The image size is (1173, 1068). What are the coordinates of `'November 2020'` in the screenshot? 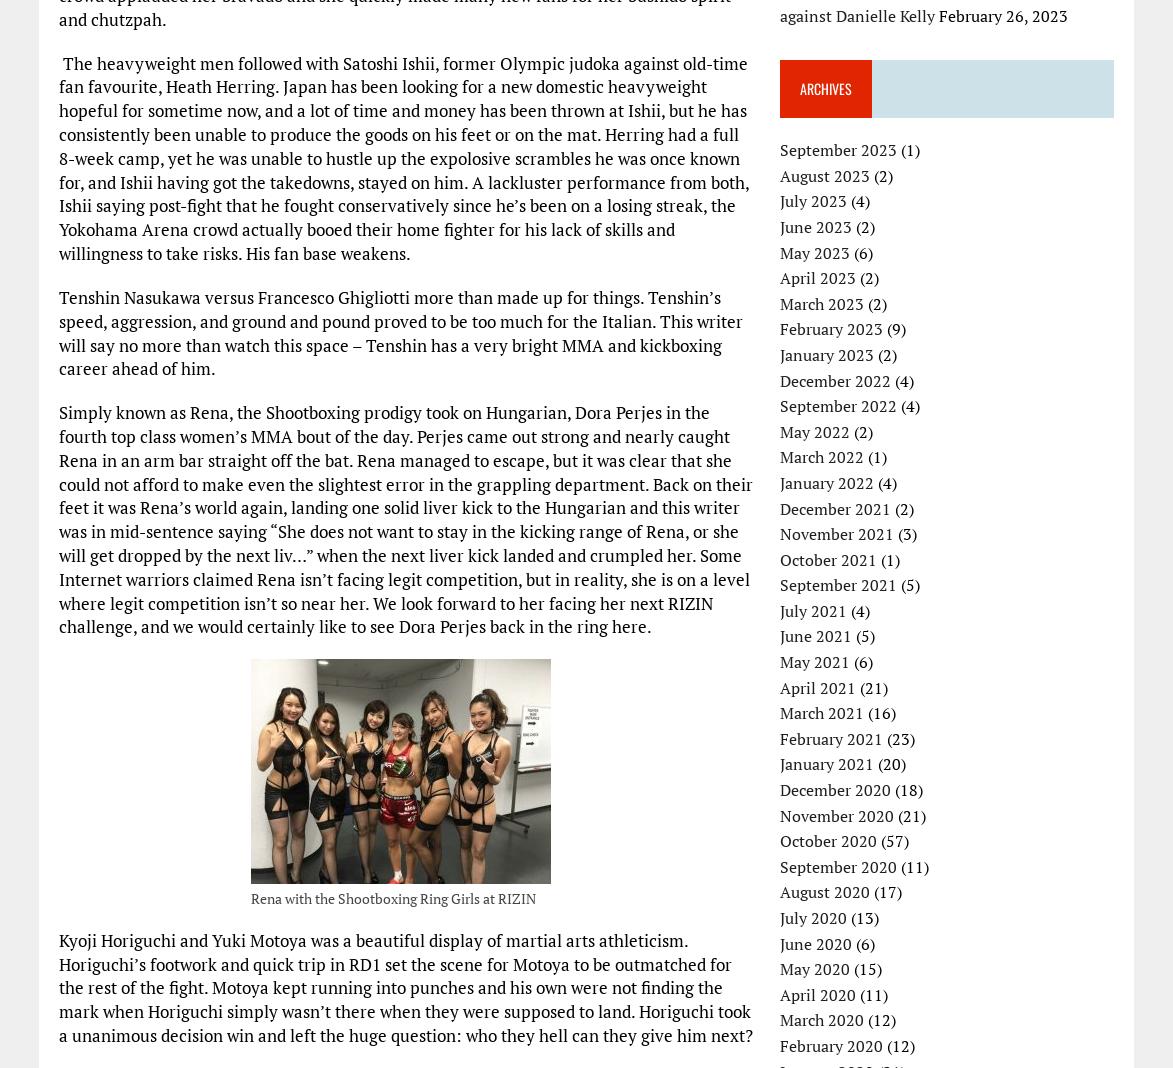 It's located at (837, 813).